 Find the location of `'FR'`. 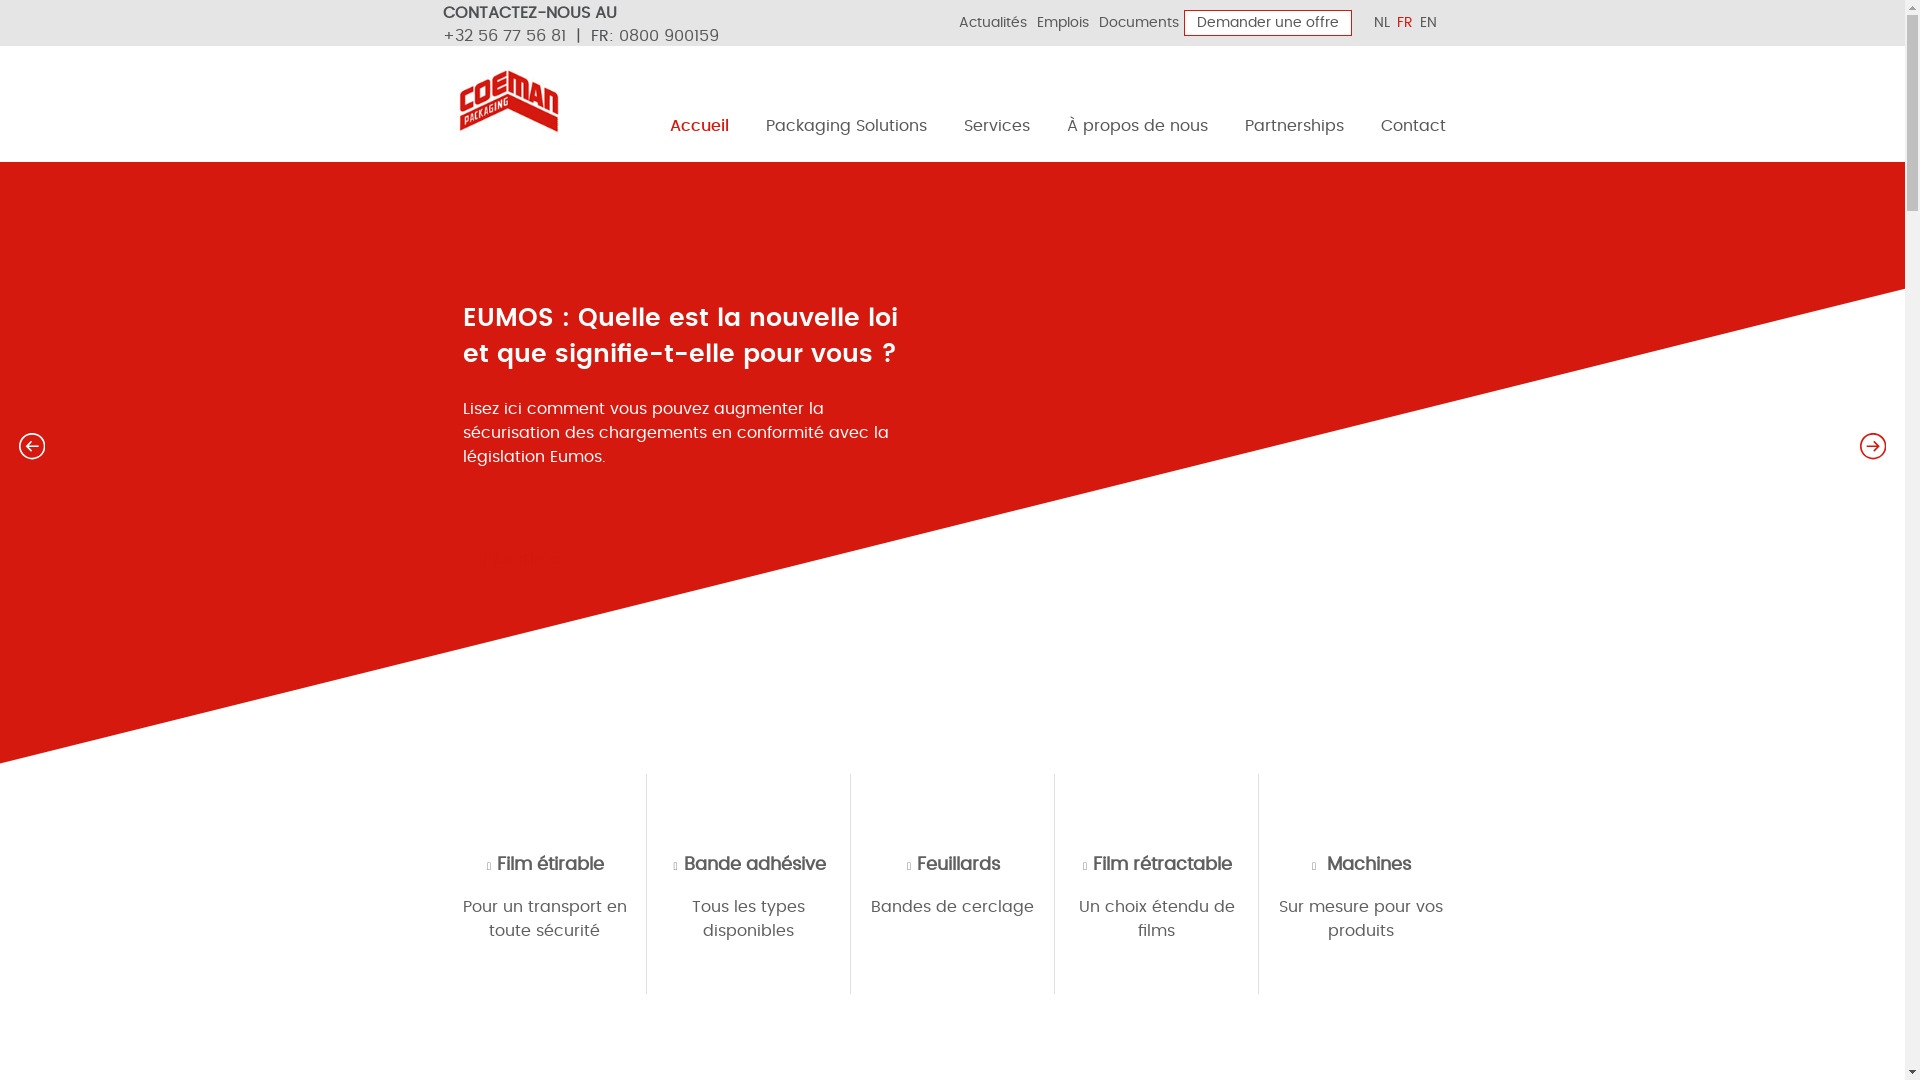

'FR' is located at coordinates (1407, 23).